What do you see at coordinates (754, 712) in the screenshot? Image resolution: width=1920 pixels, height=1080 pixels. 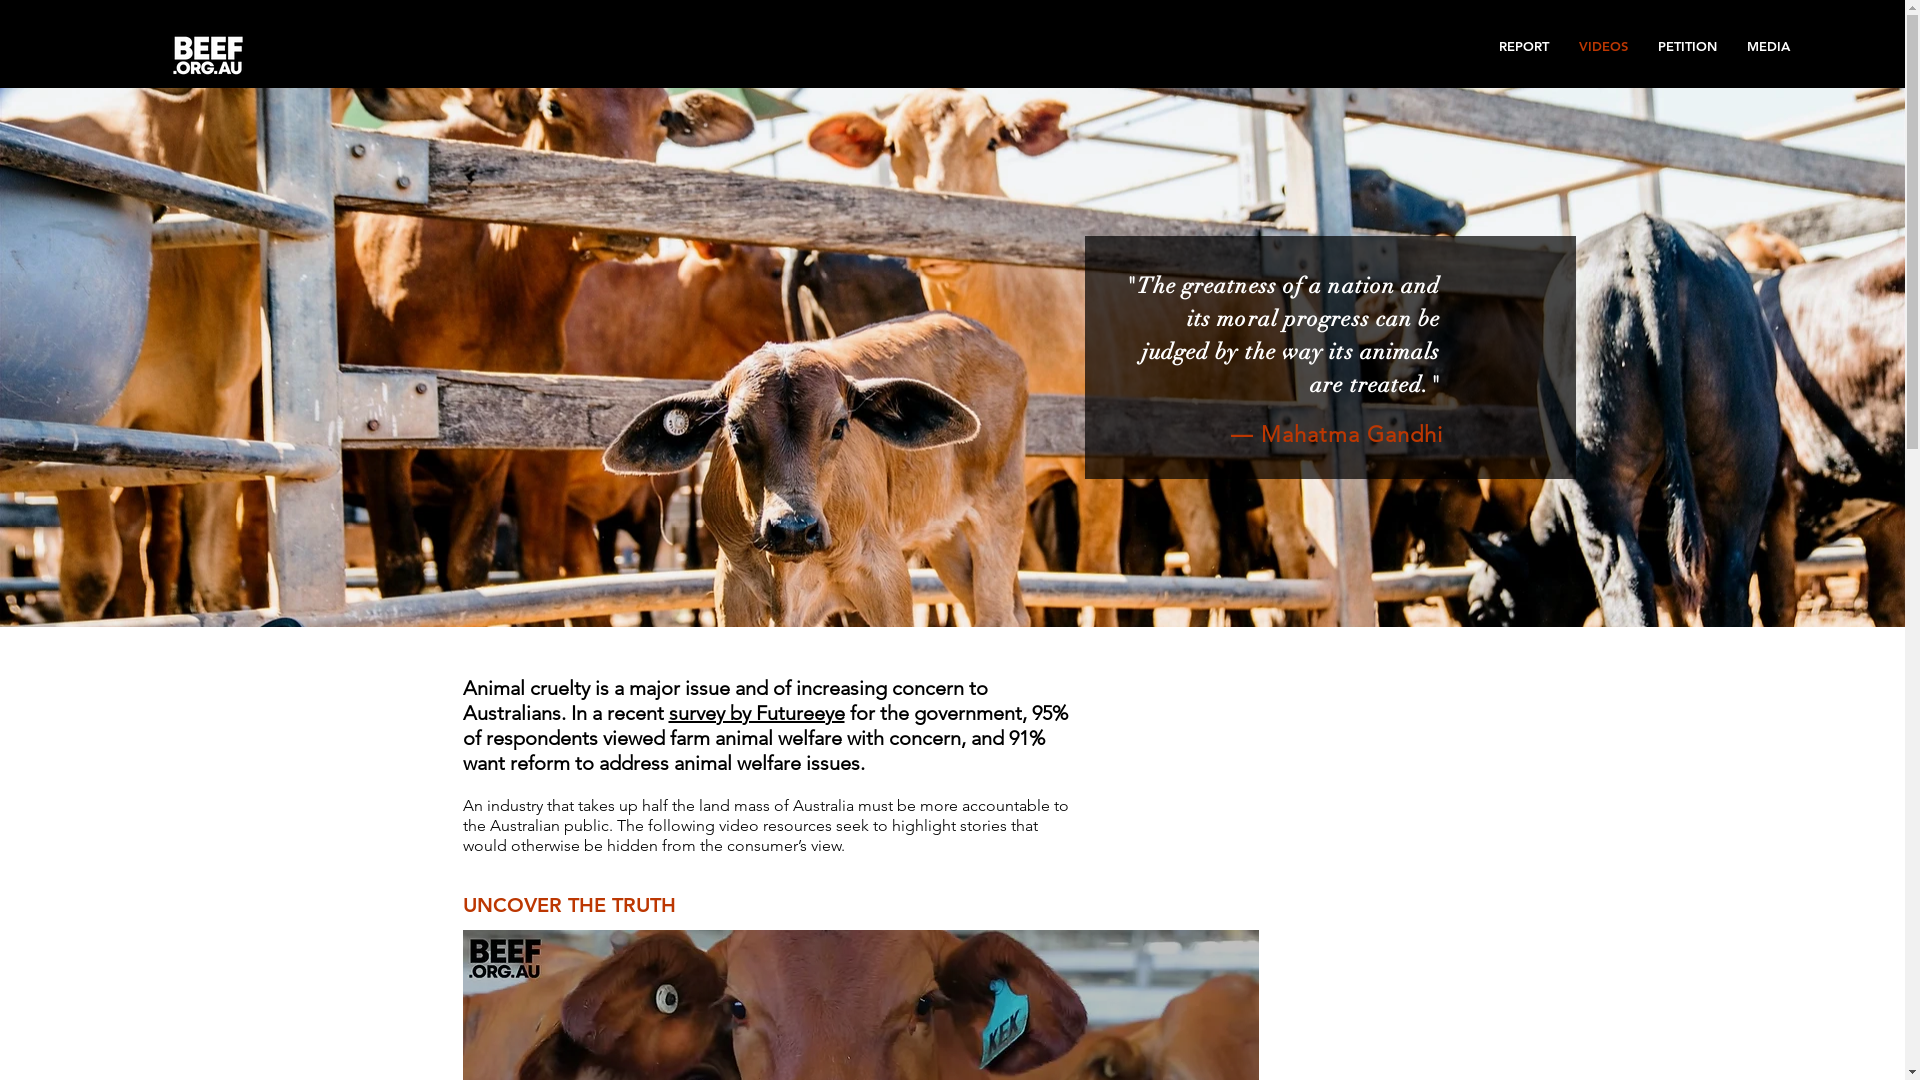 I see `'survey by Futureeye'` at bounding box center [754, 712].